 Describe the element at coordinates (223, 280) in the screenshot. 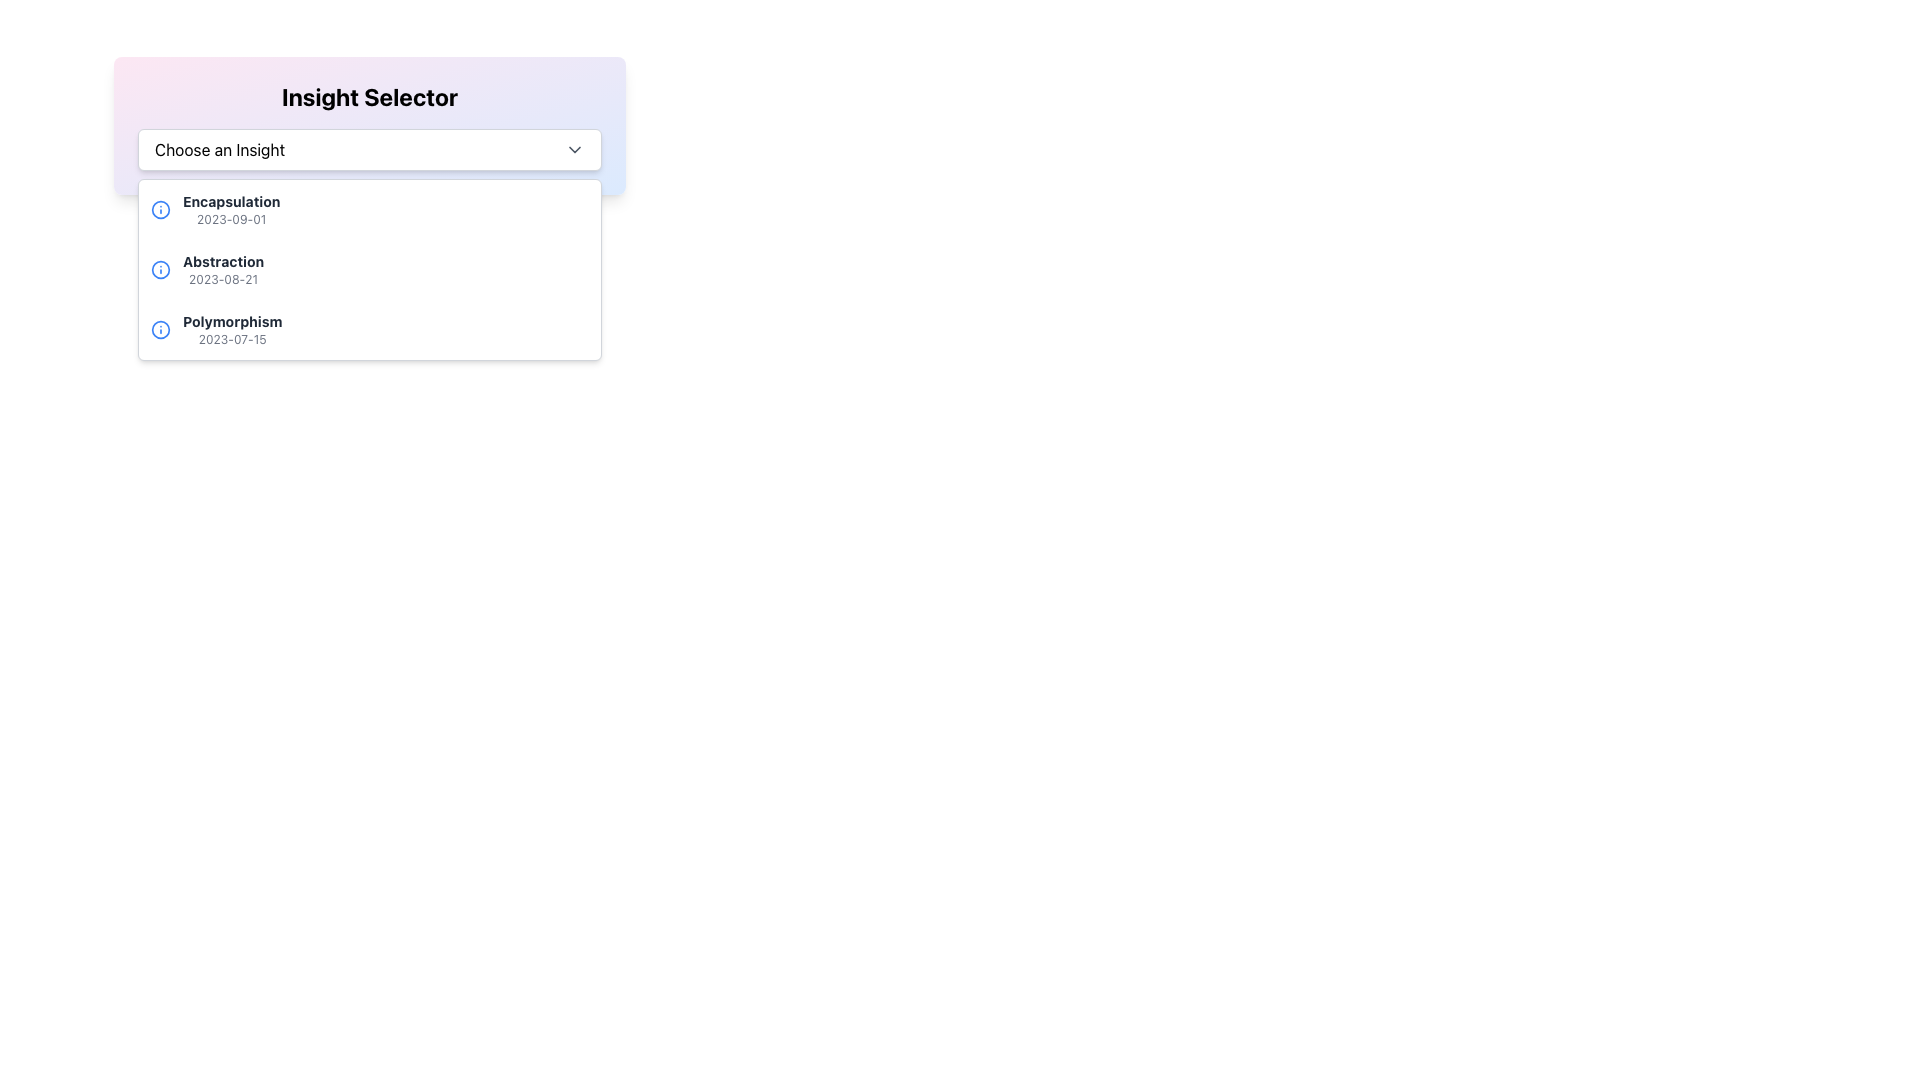

I see `the date display '2023-08-21' located in the dropdown list under the 'Insight Selector' heading associated with the 'Abstraction' entry` at that location.